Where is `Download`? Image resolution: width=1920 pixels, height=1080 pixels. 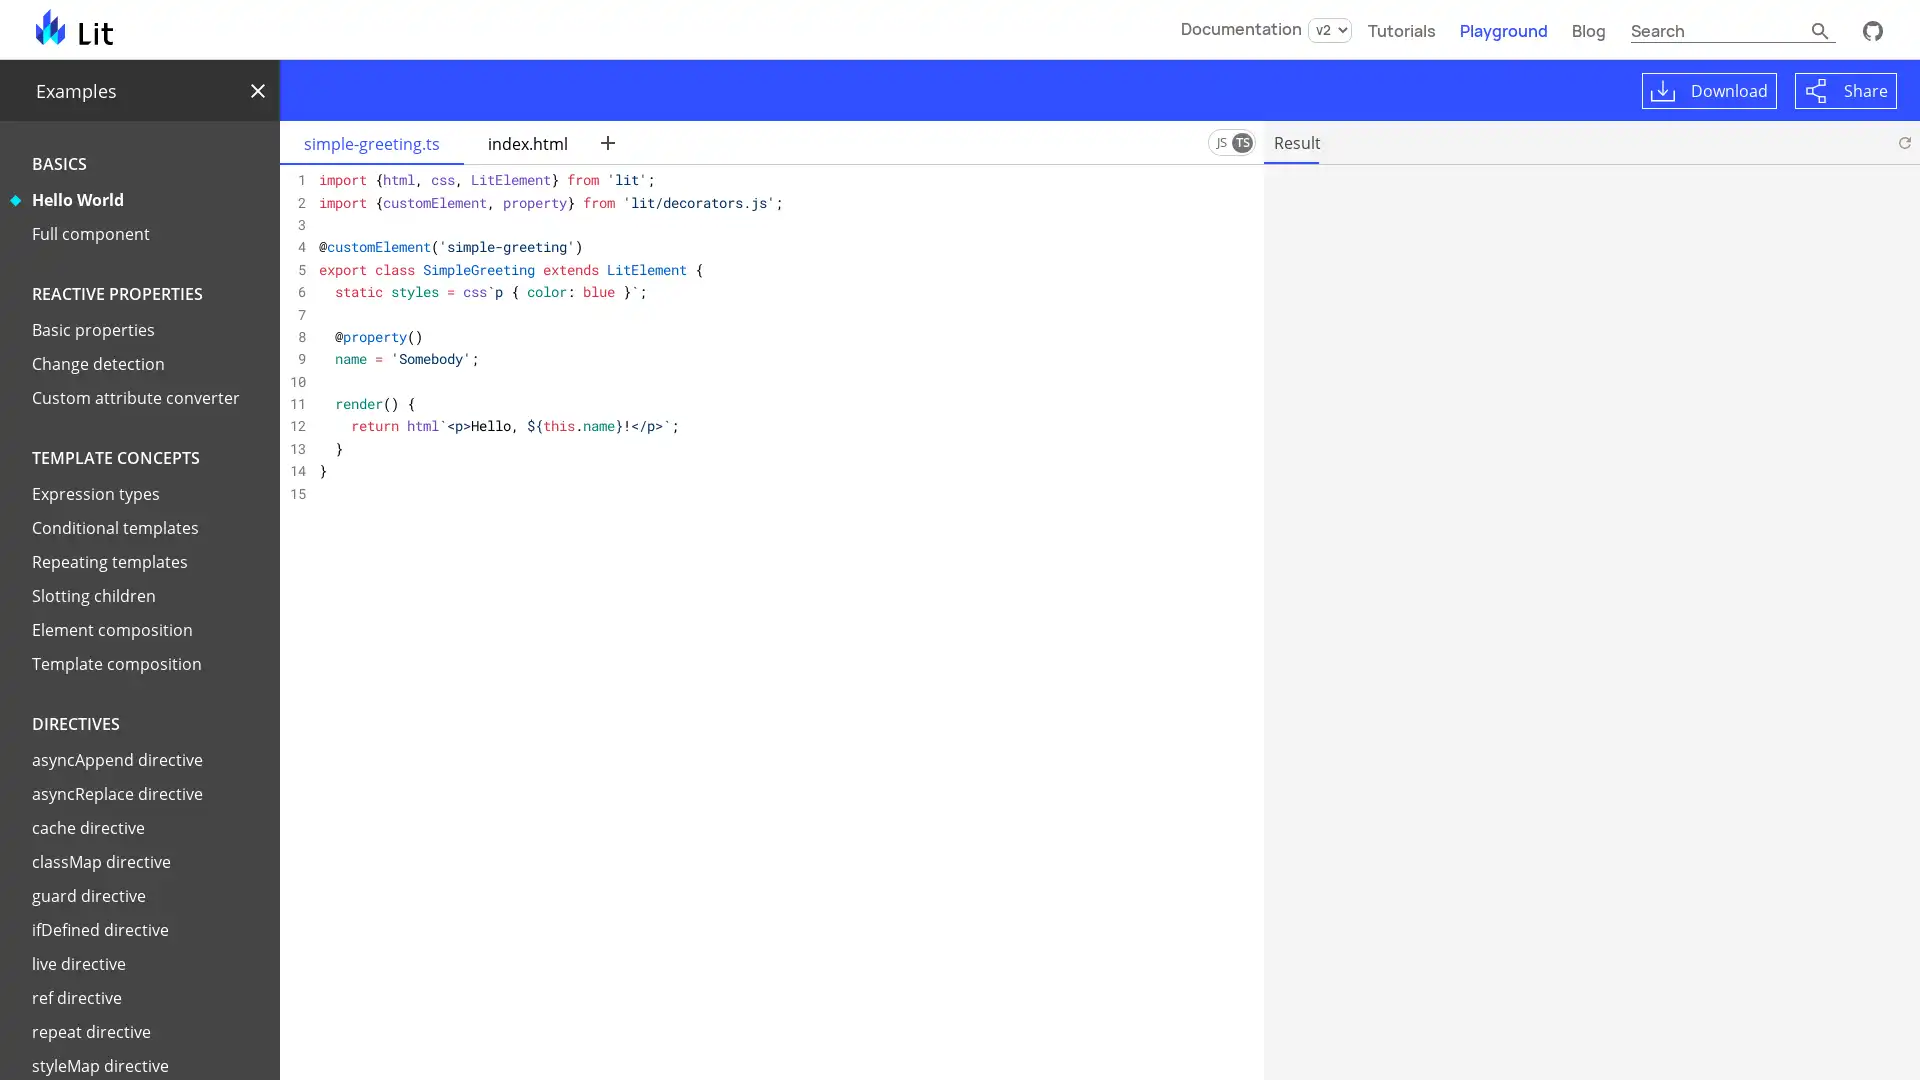 Download is located at coordinates (1707, 88).